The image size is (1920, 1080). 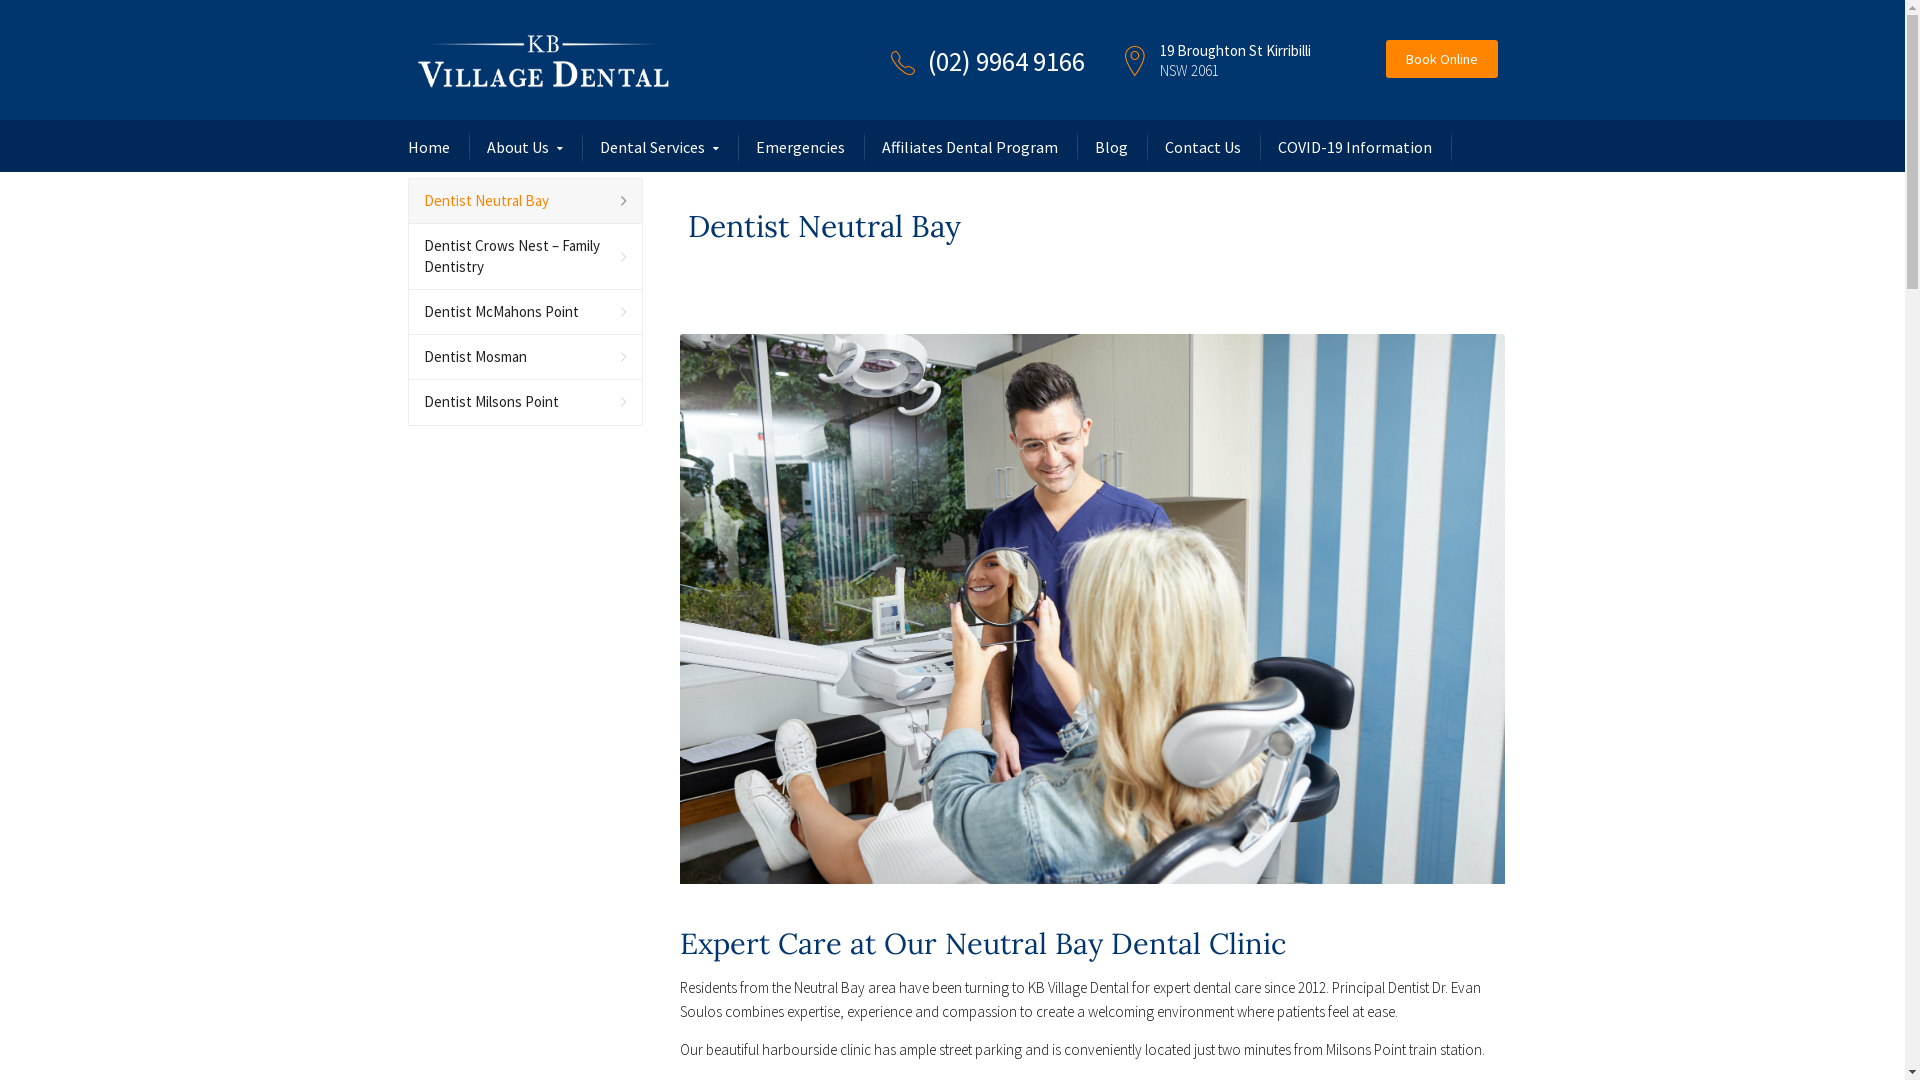 I want to click on 'Dentist Milsons Point', so click(x=525, y=402).